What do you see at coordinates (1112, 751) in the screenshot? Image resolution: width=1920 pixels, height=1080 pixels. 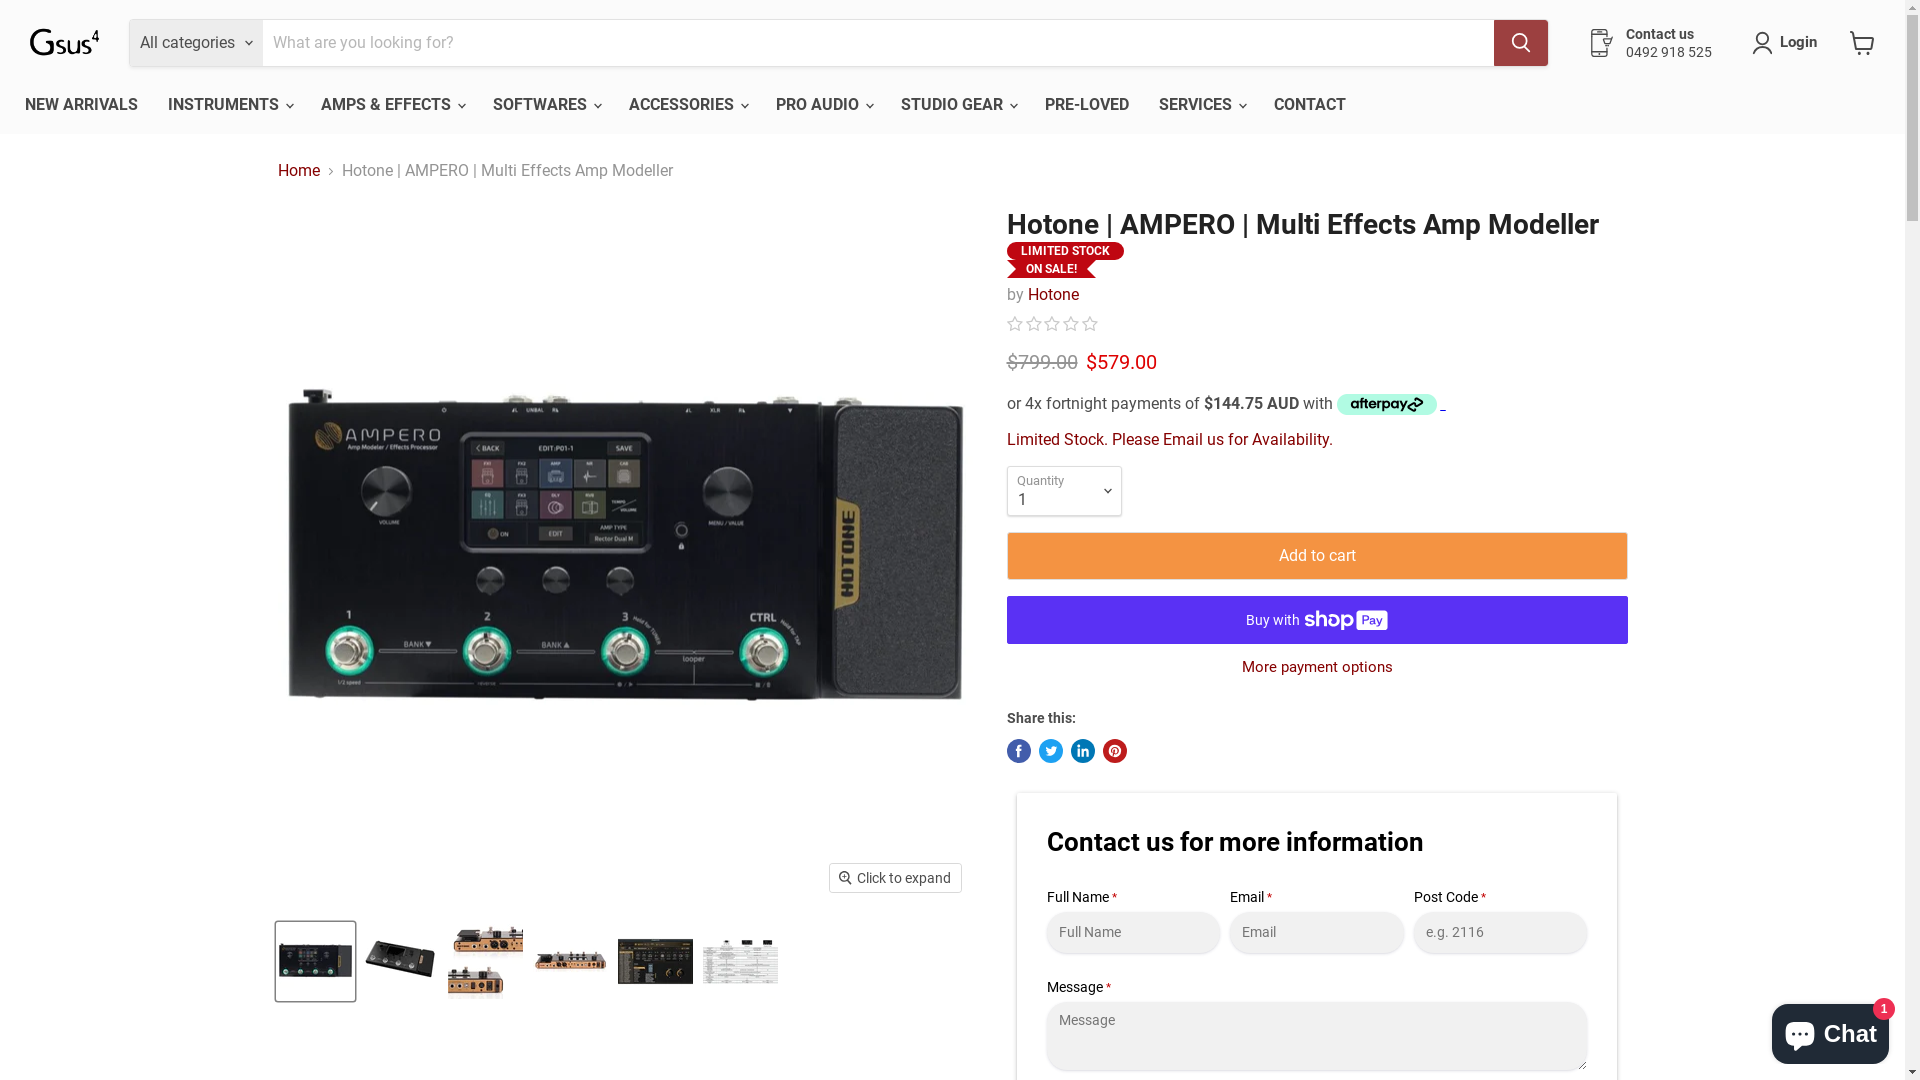 I see `'Pin on Pinterest'` at bounding box center [1112, 751].